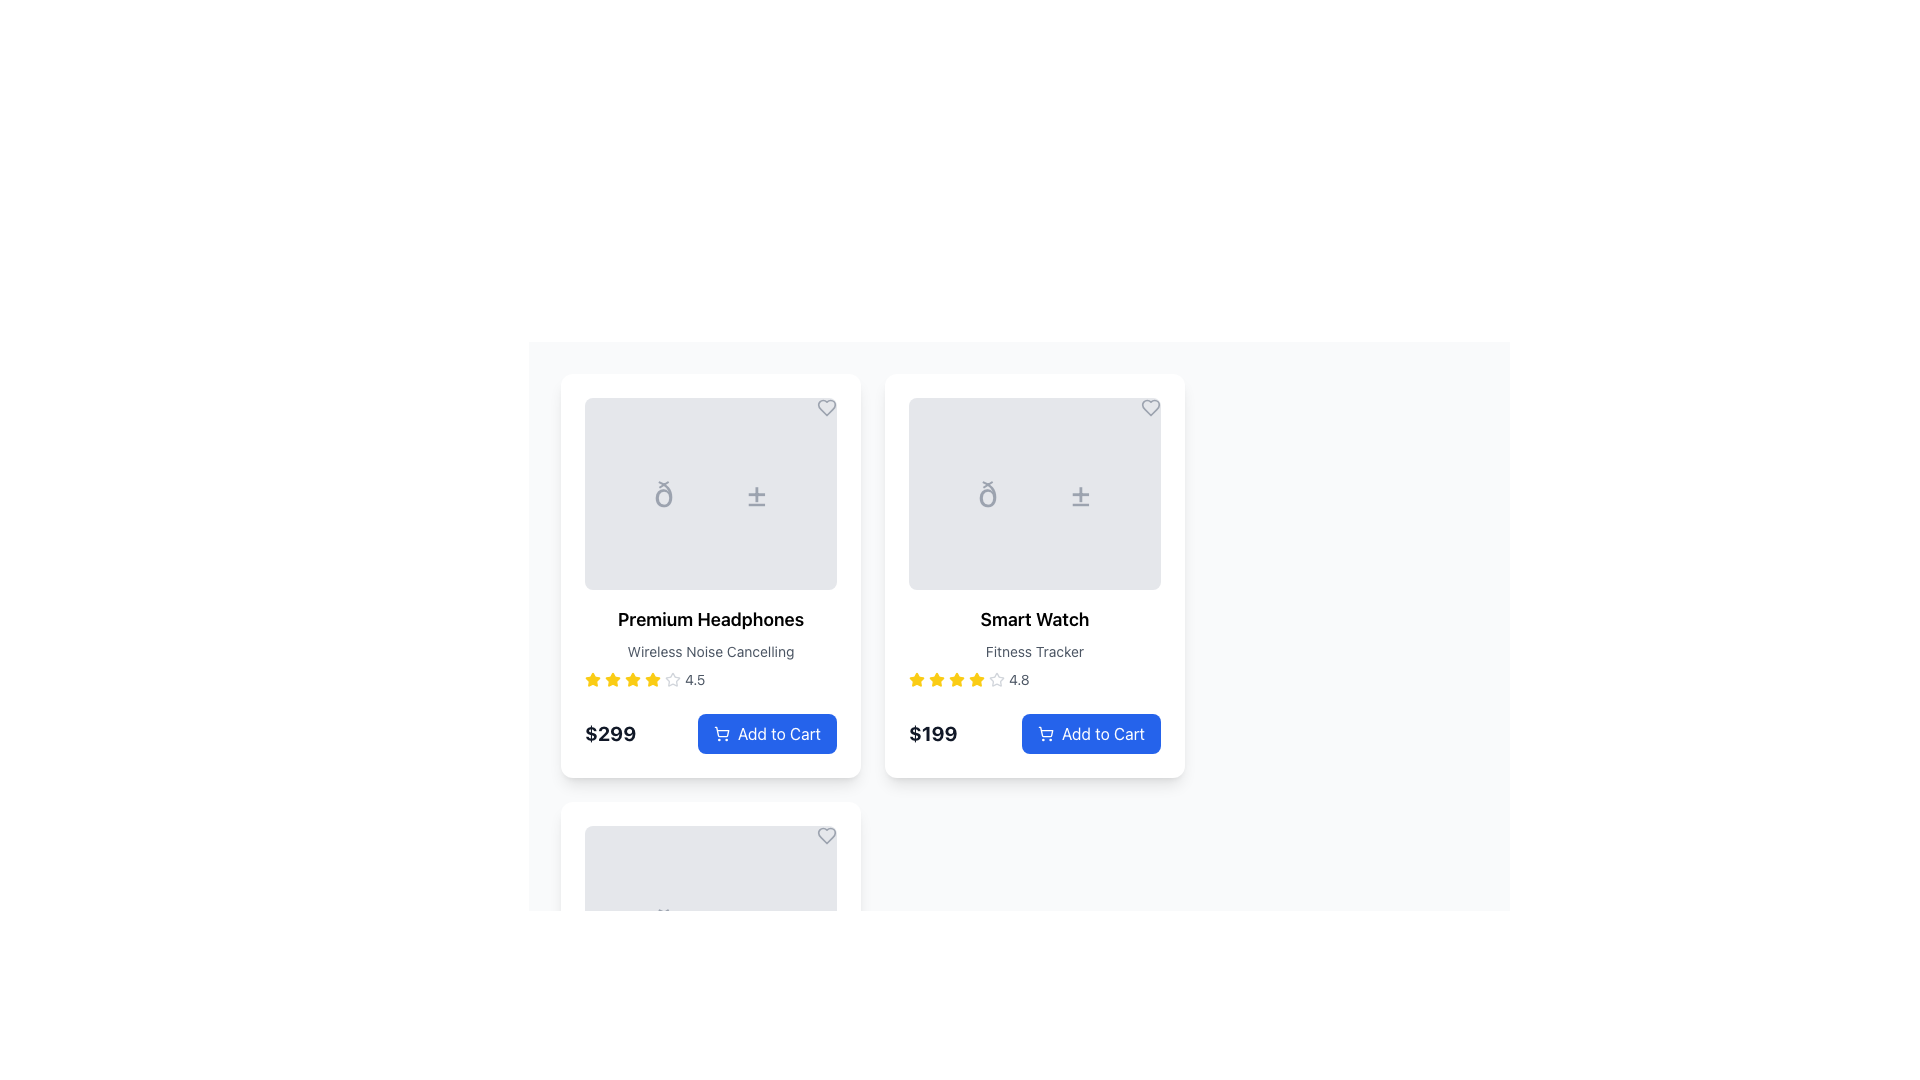 Image resolution: width=1920 pixels, height=1080 pixels. I want to click on the 'Add to Cart' button with a shopping cart icon located beneath the title 'Smart Watch' and aligned to the right of the price label '$199', so click(1035, 725).